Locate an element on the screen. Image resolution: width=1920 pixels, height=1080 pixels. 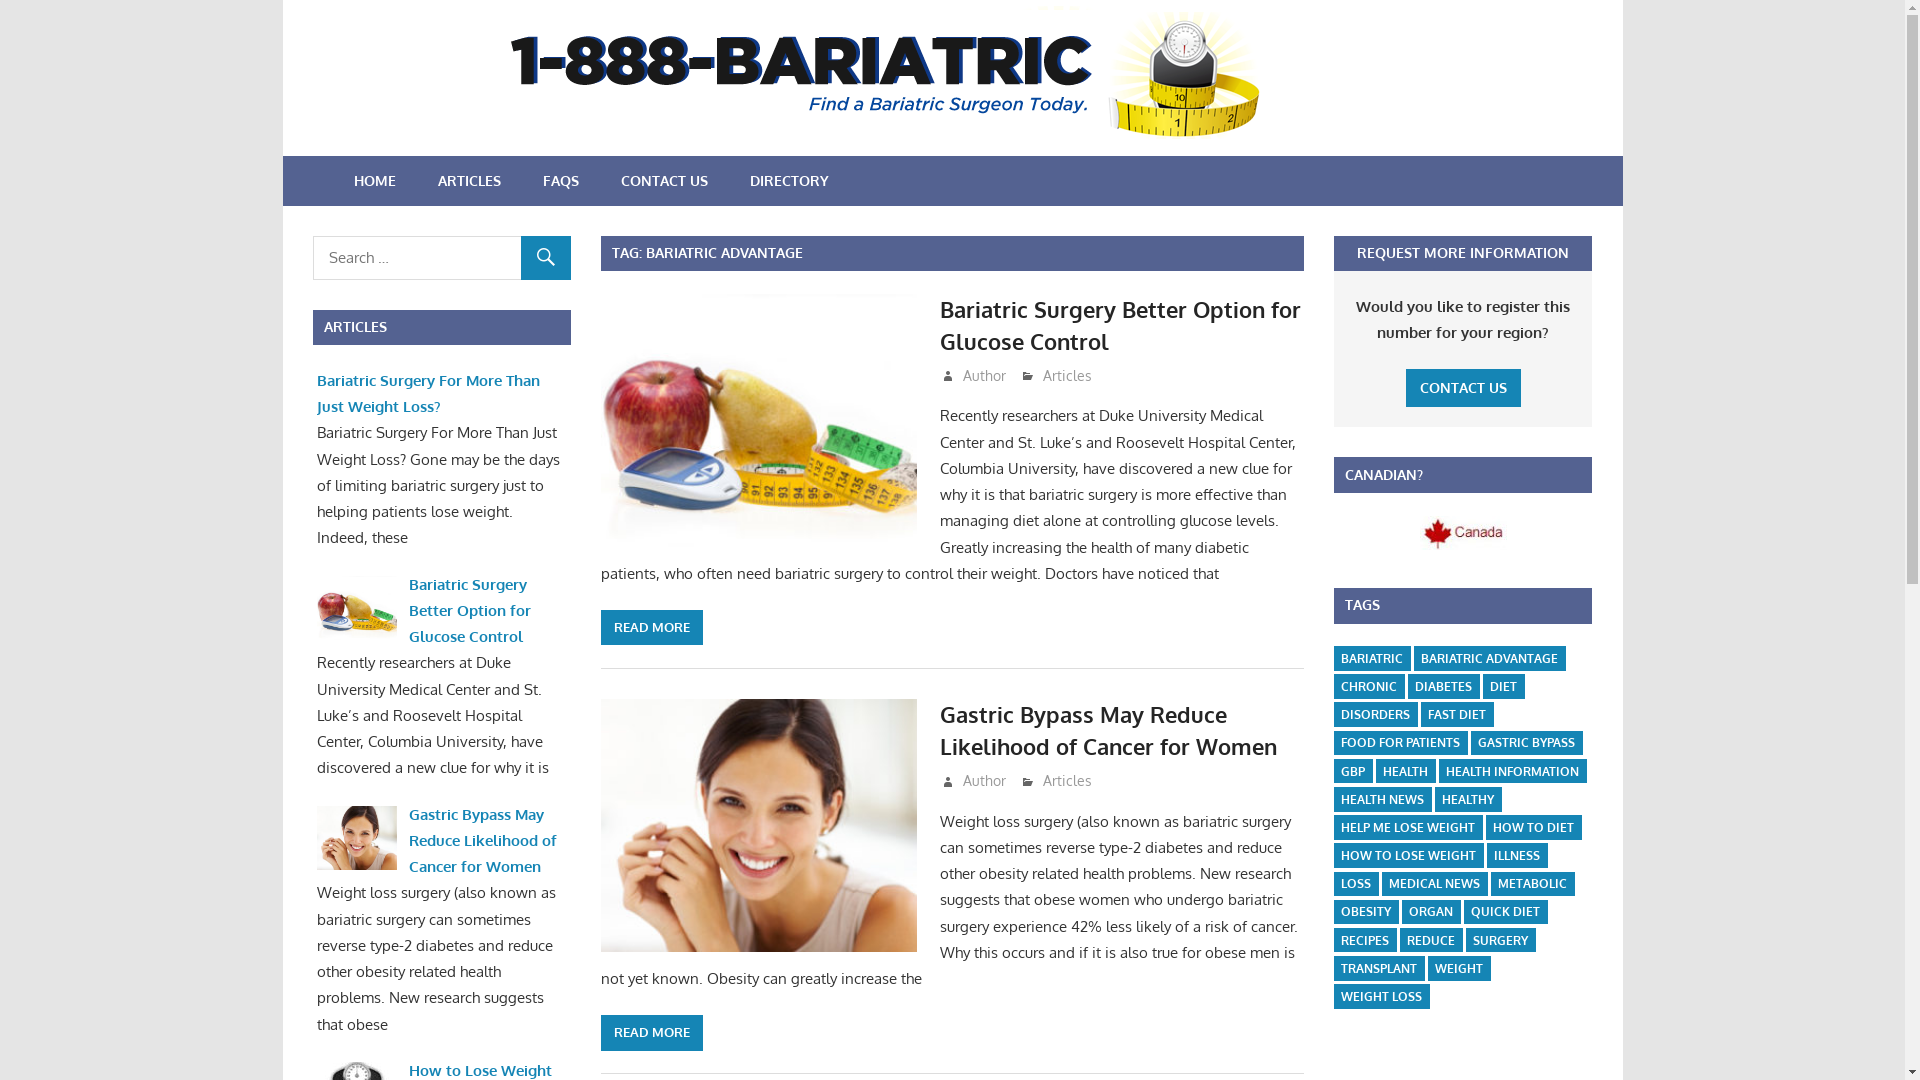
'HELP ME LOSE WEIGHT' is located at coordinates (1406, 827).